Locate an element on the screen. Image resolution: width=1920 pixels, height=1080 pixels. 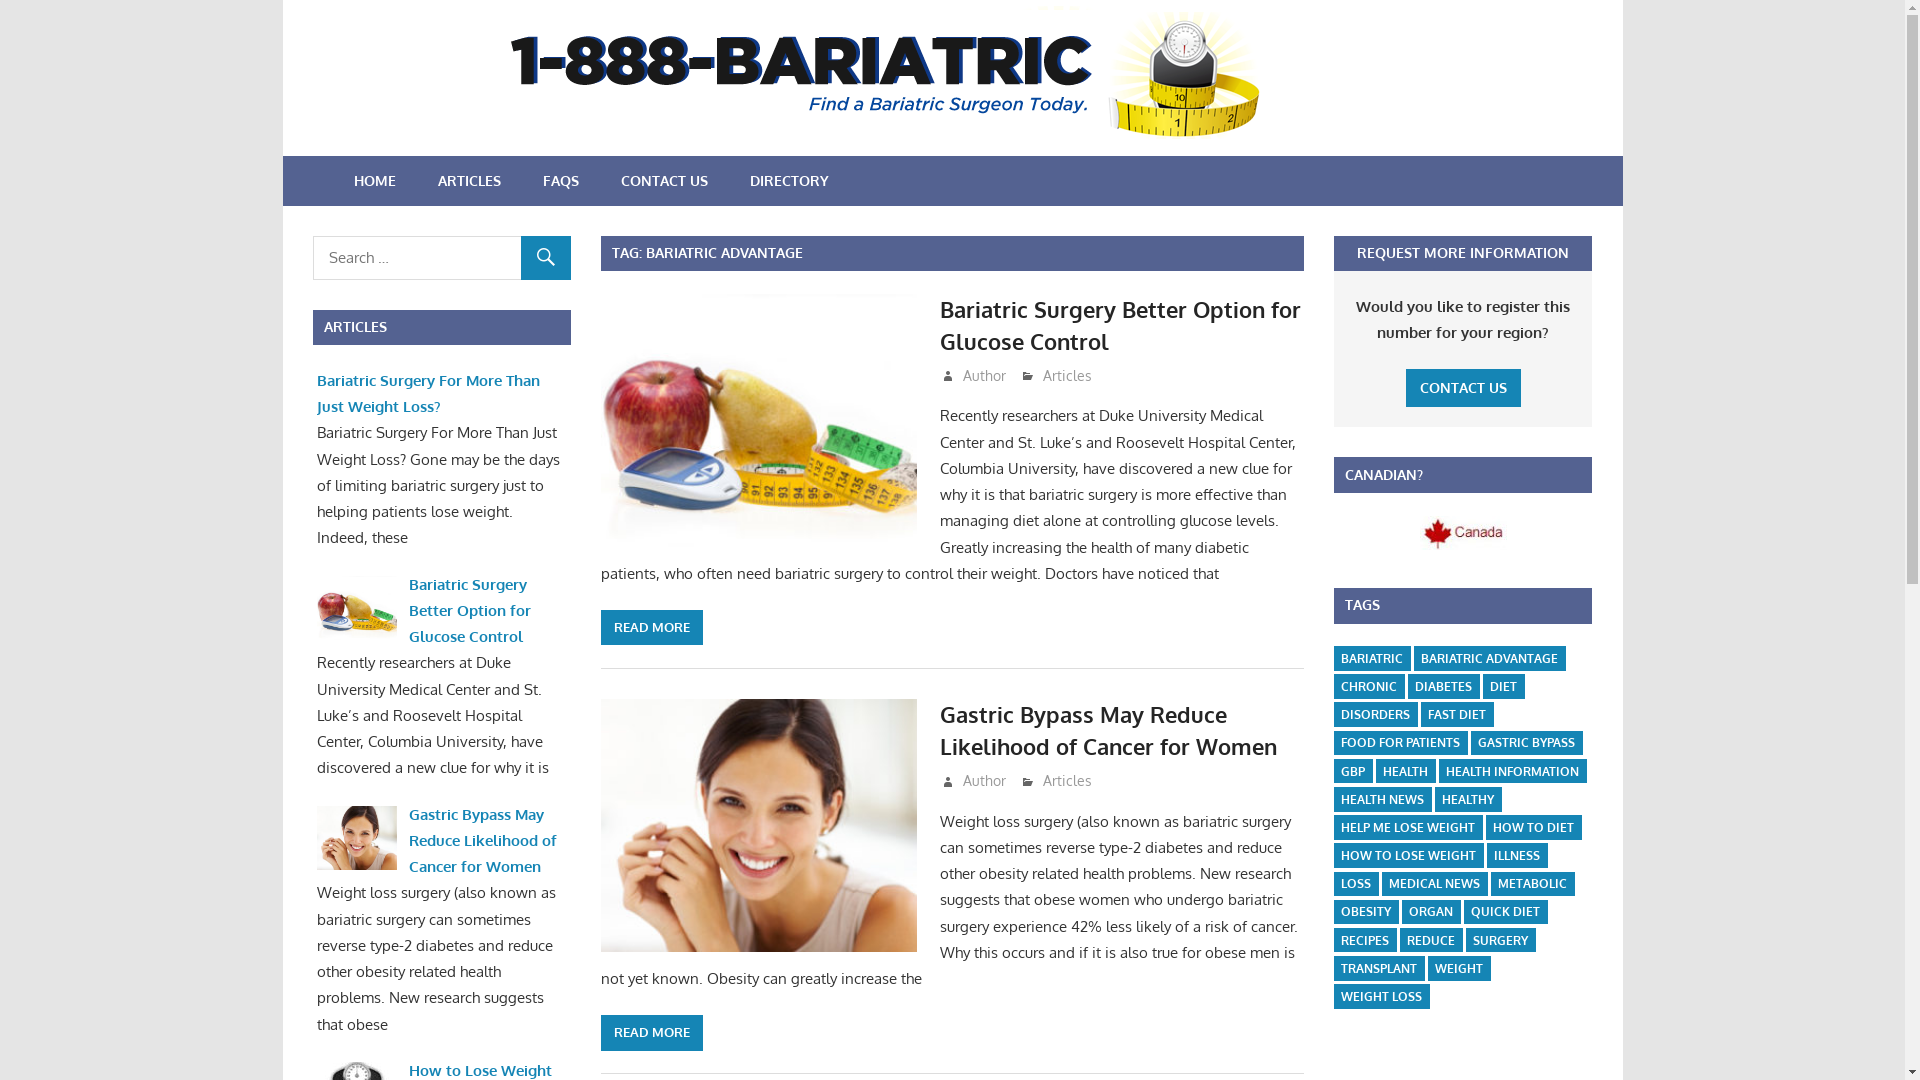
'HELP ME LOSE WEIGHT' is located at coordinates (1406, 827).